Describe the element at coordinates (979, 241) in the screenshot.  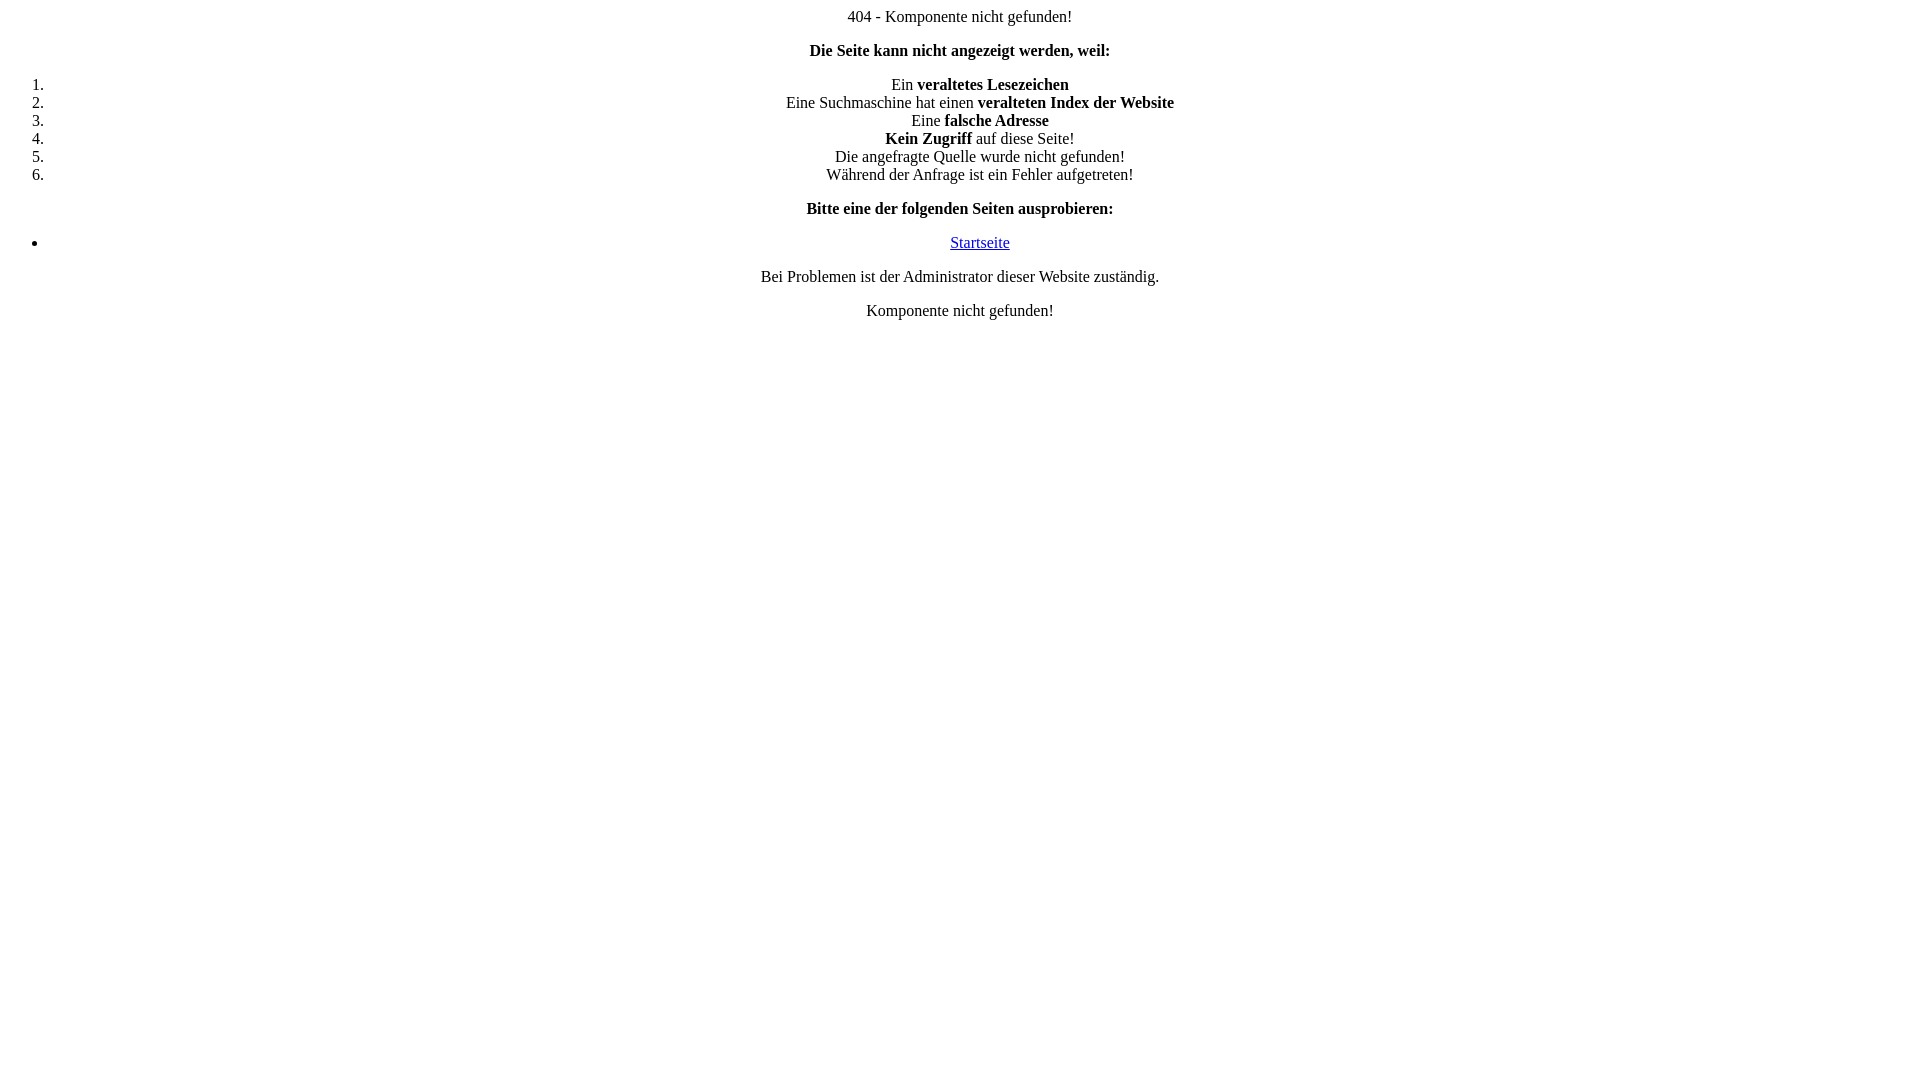
I see `'Startseite'` at that location.